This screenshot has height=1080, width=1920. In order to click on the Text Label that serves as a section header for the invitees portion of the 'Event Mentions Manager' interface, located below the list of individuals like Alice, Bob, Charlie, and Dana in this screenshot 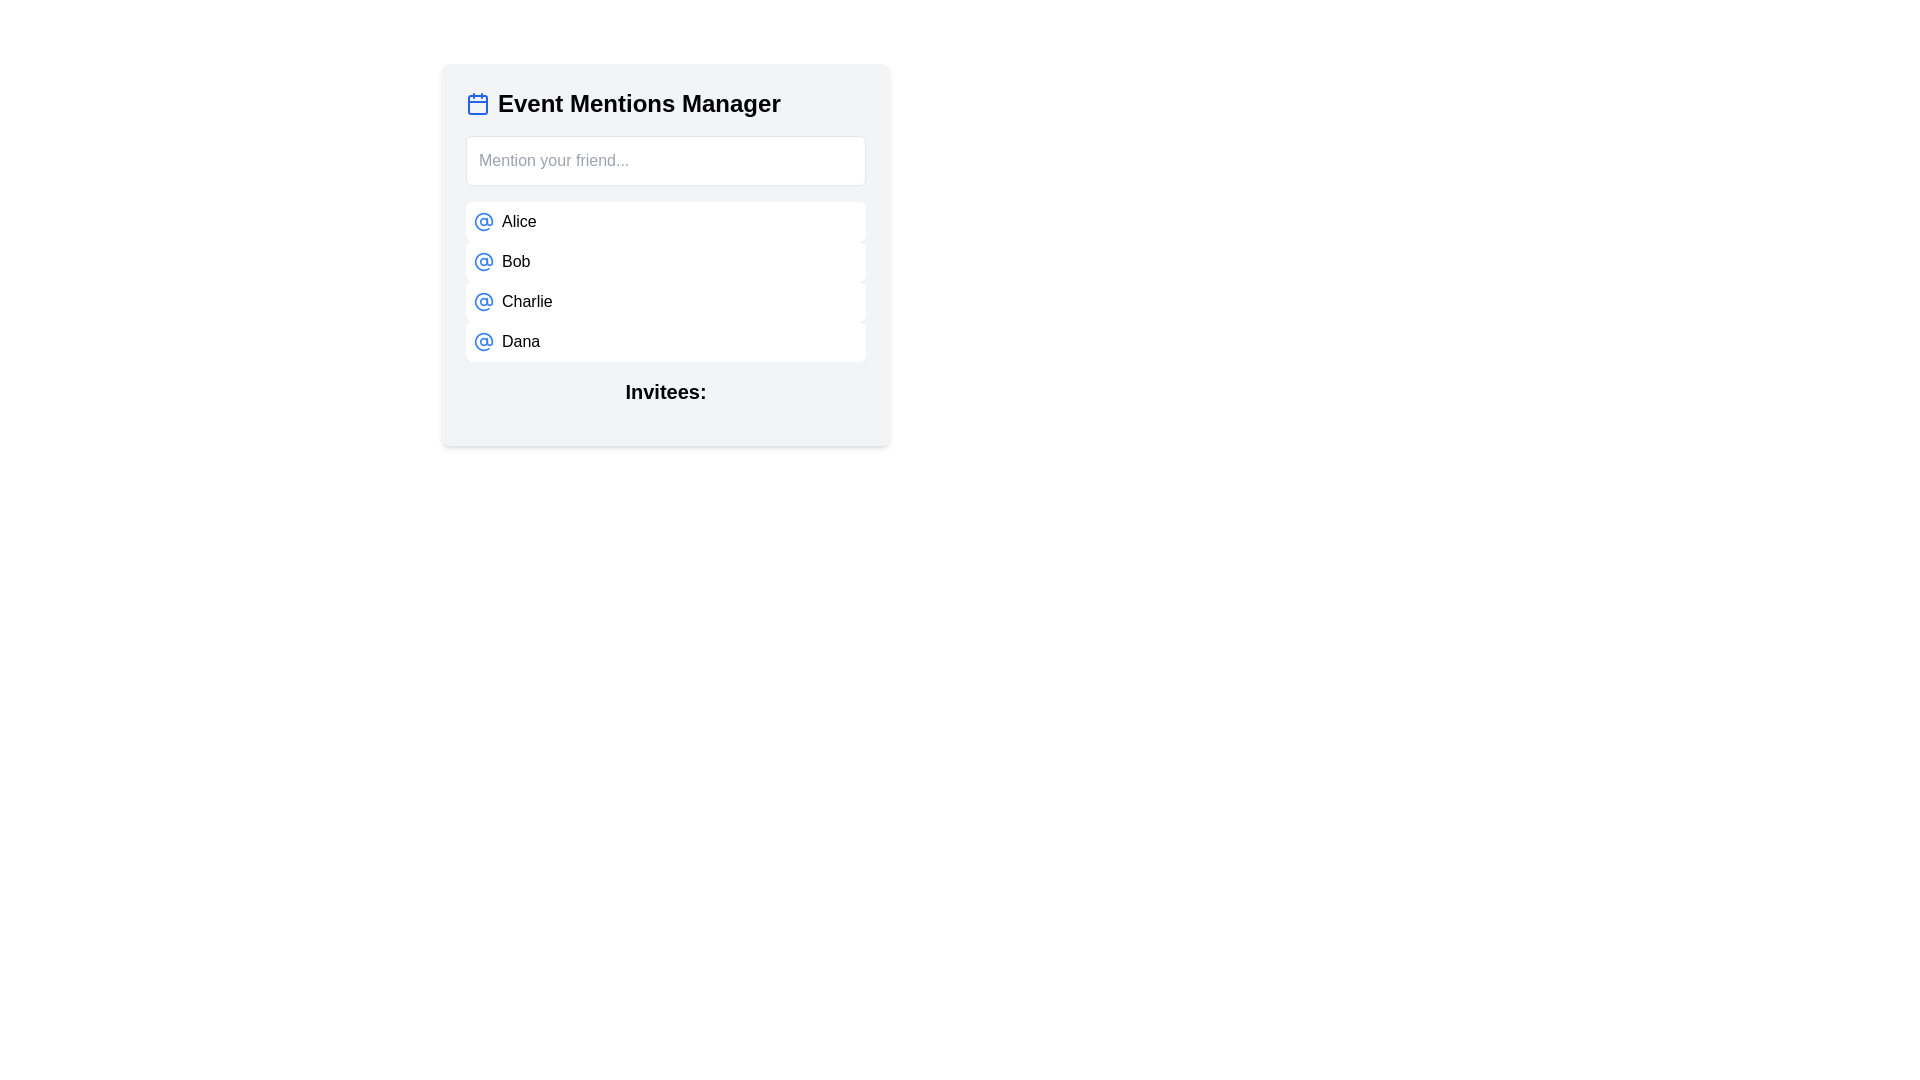, I will do `click(666, 400)`.